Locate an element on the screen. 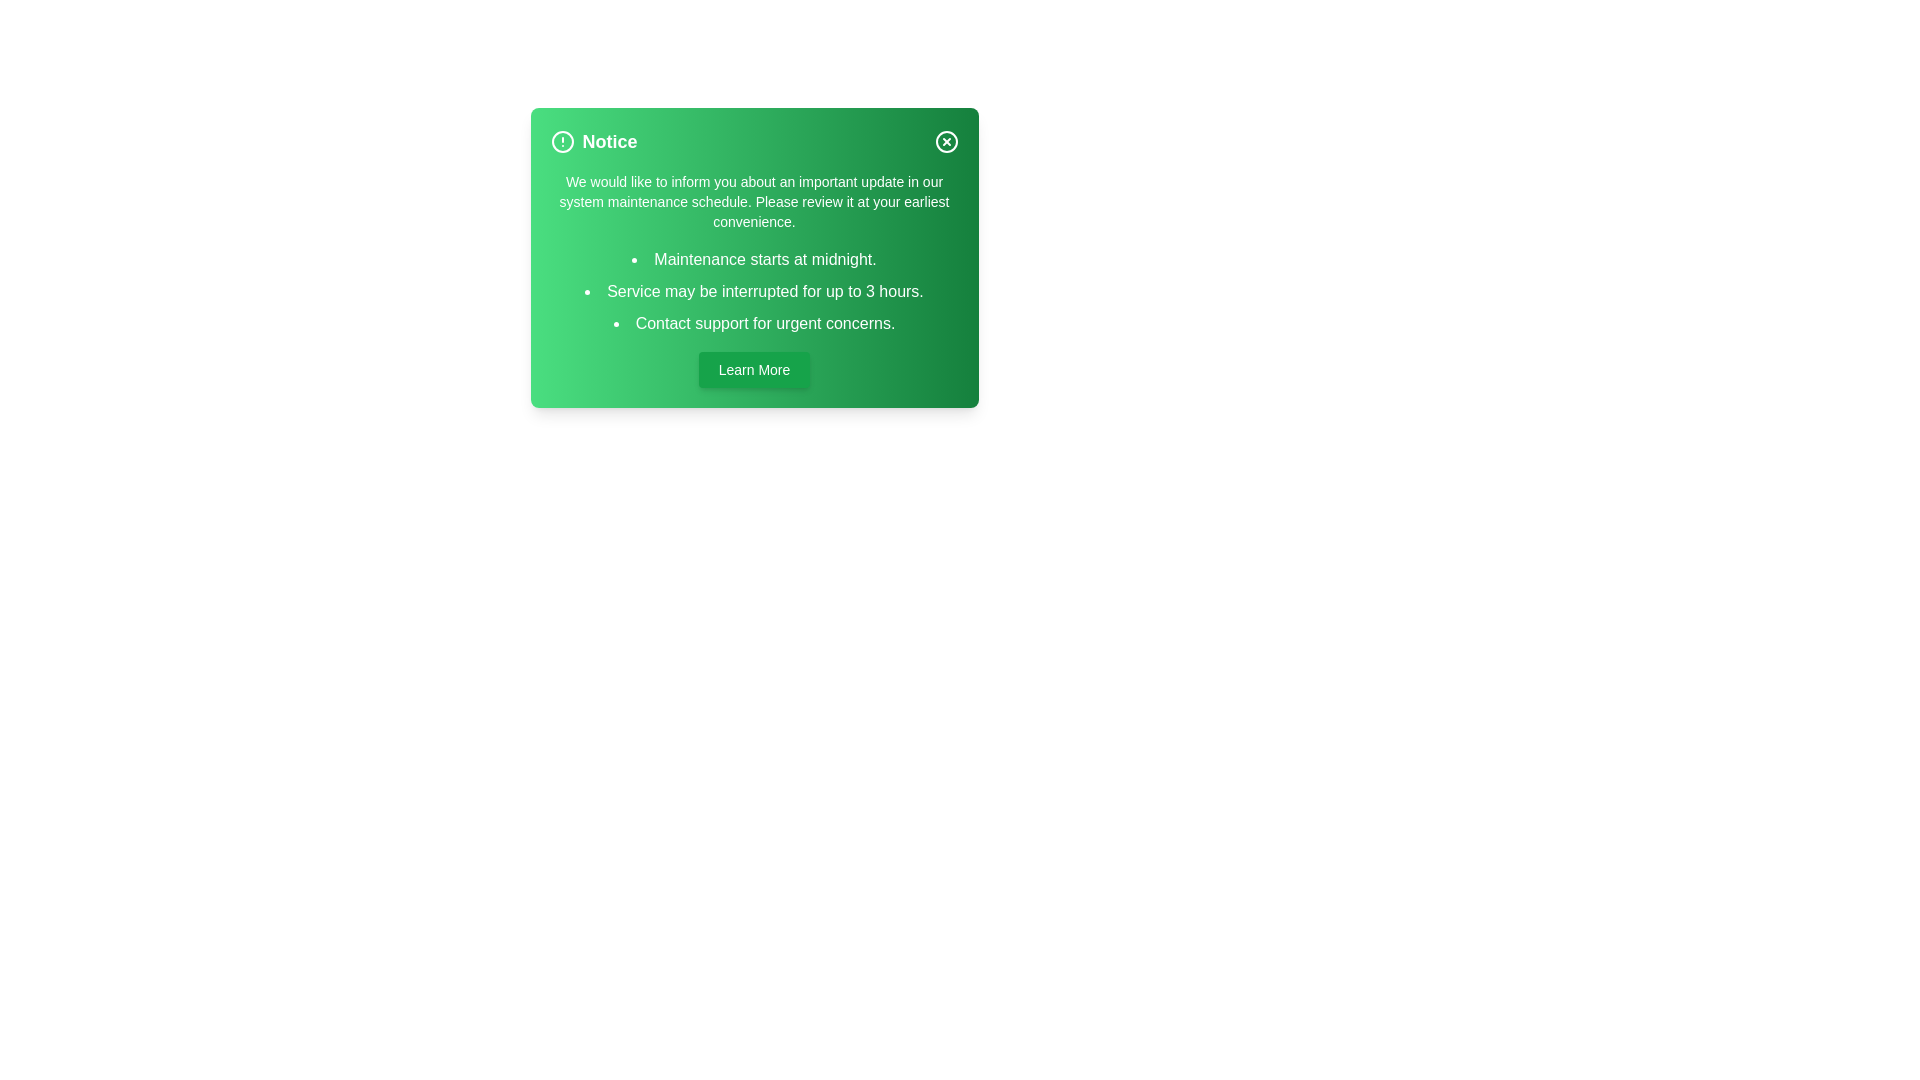 The width and height of the screenshot is (1920, 1080). the first item in the vertical bulleted list that conveys an informational message about system maintenance updates, located within a green modal box is located at coordinates (753, 258).